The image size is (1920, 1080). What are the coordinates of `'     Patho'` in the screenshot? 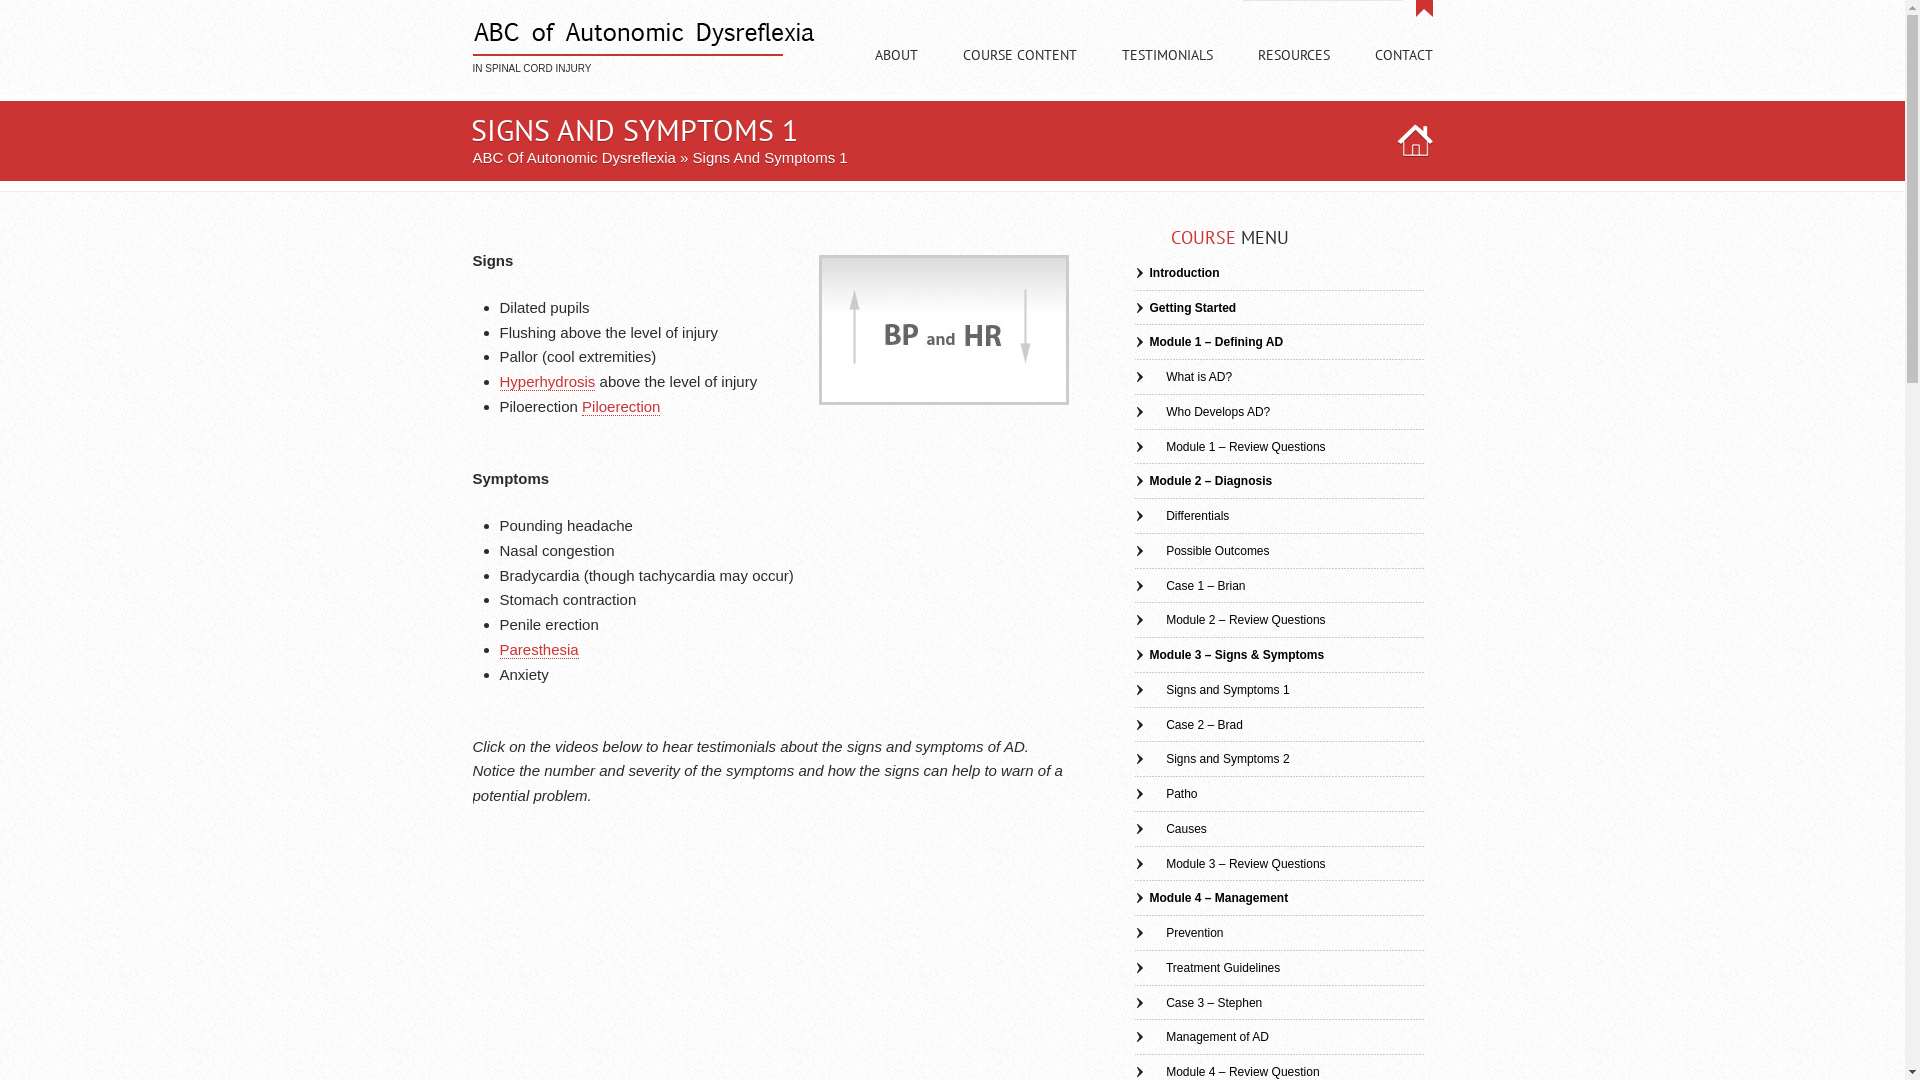 It's located at (1165, 793).